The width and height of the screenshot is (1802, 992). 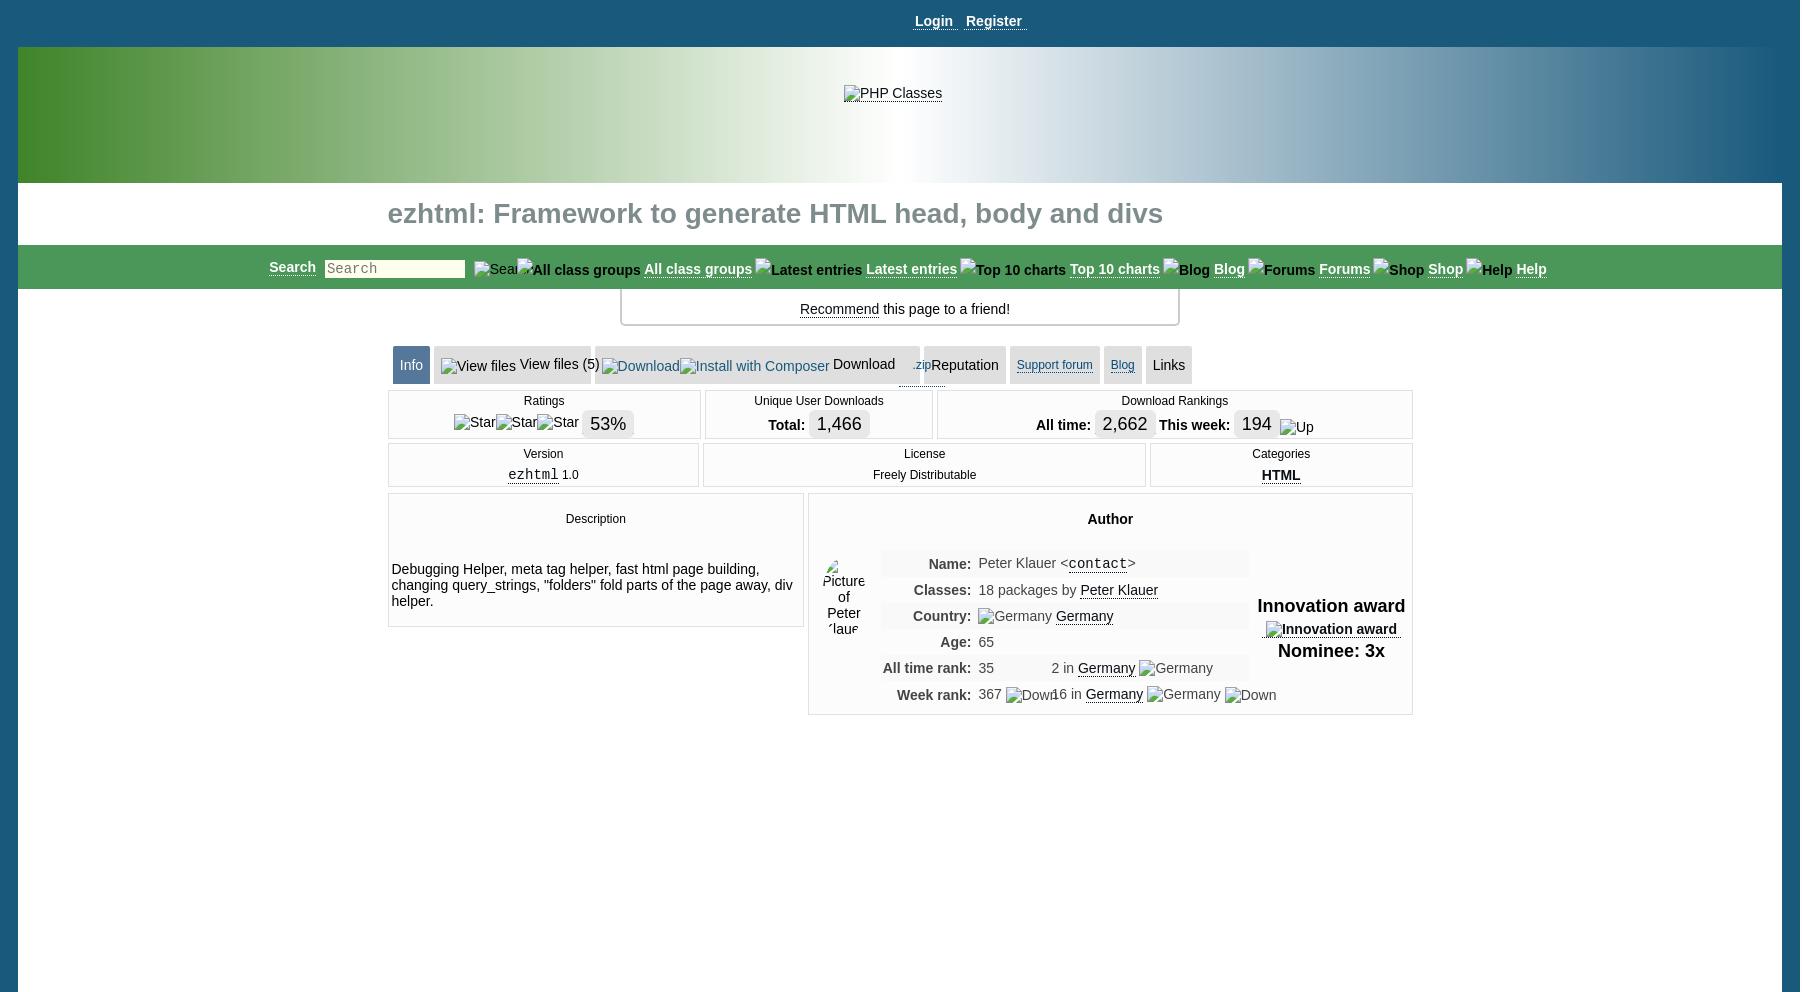 What do you see at coordinates (774, 213) in the screenshot?
I see `'ezhtml: Framework to generate HTML head, body and divs'` at bounding box center [774, 213].